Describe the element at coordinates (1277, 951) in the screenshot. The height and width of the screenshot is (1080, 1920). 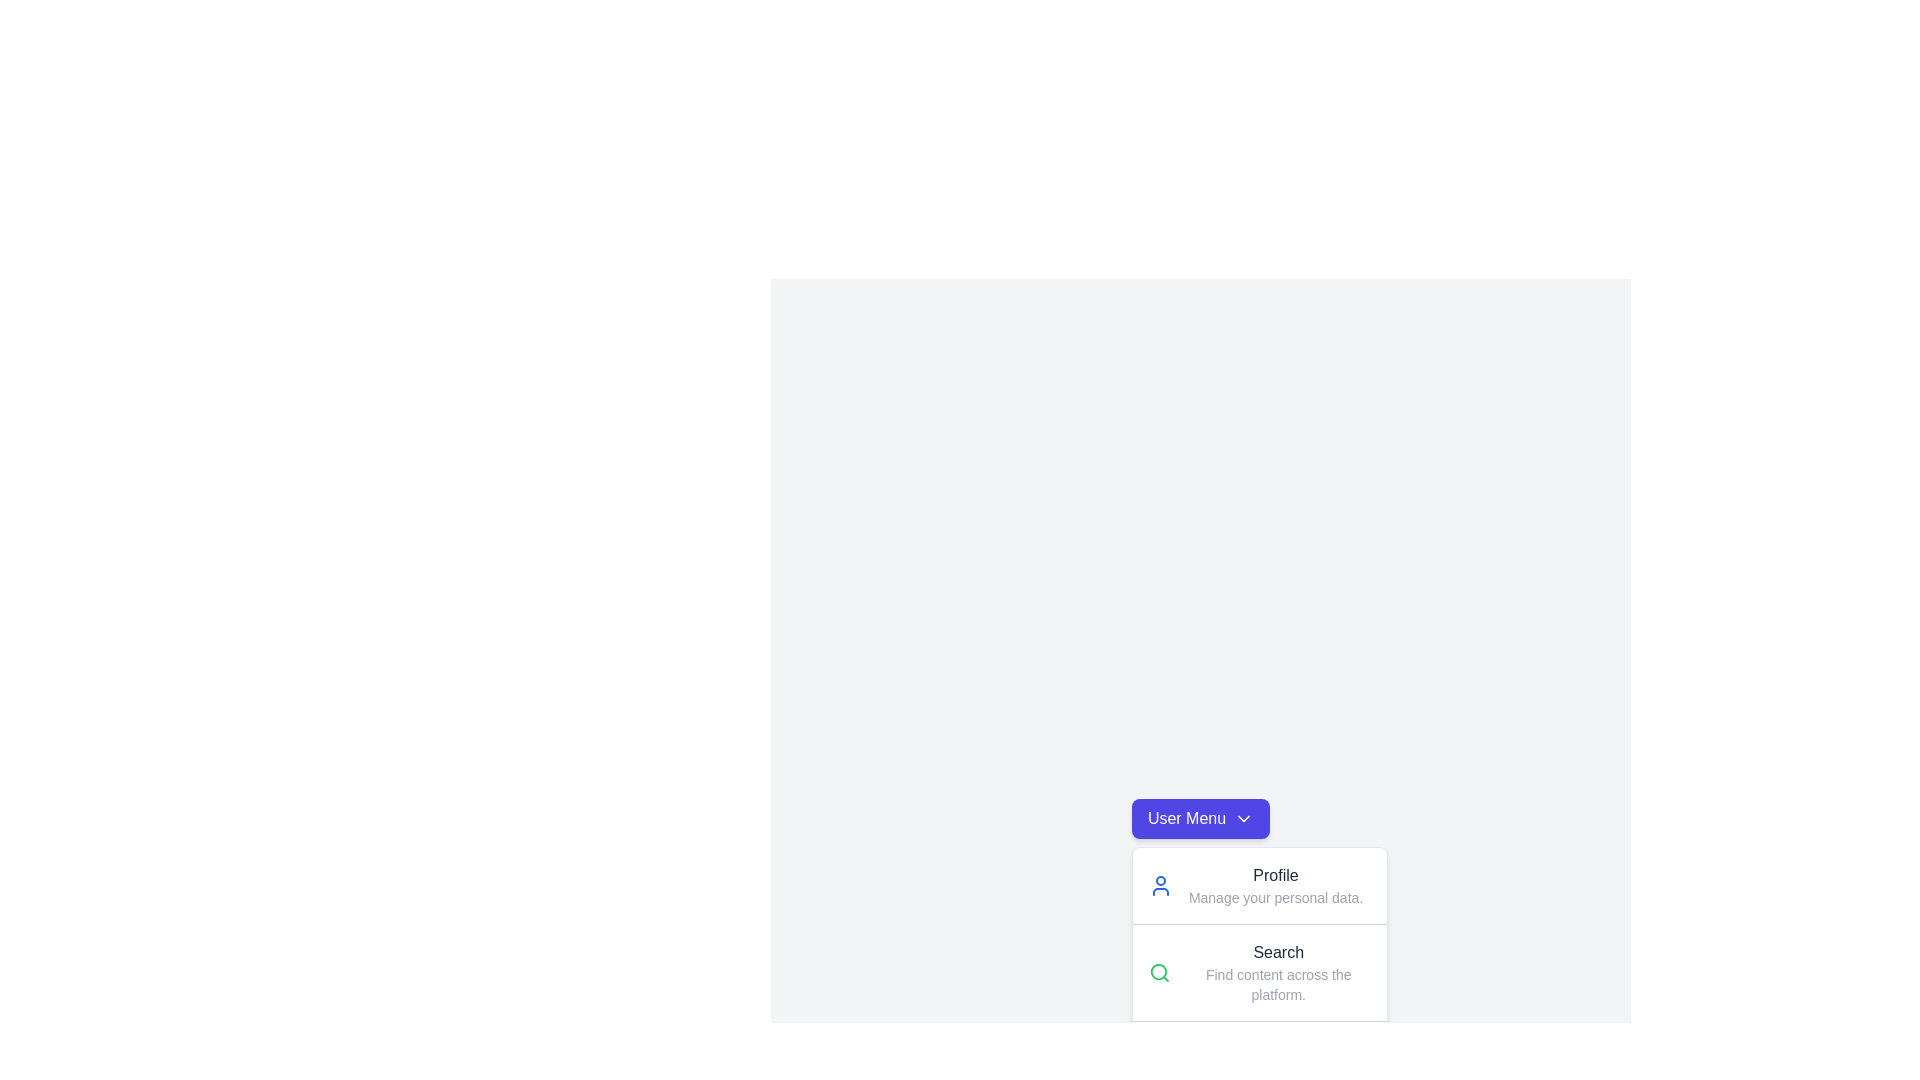
I see `the 'Search' label that is styled in a medium font weight and dark gray color, located within the dropdown menu under the 'User Menu' button` at that location.